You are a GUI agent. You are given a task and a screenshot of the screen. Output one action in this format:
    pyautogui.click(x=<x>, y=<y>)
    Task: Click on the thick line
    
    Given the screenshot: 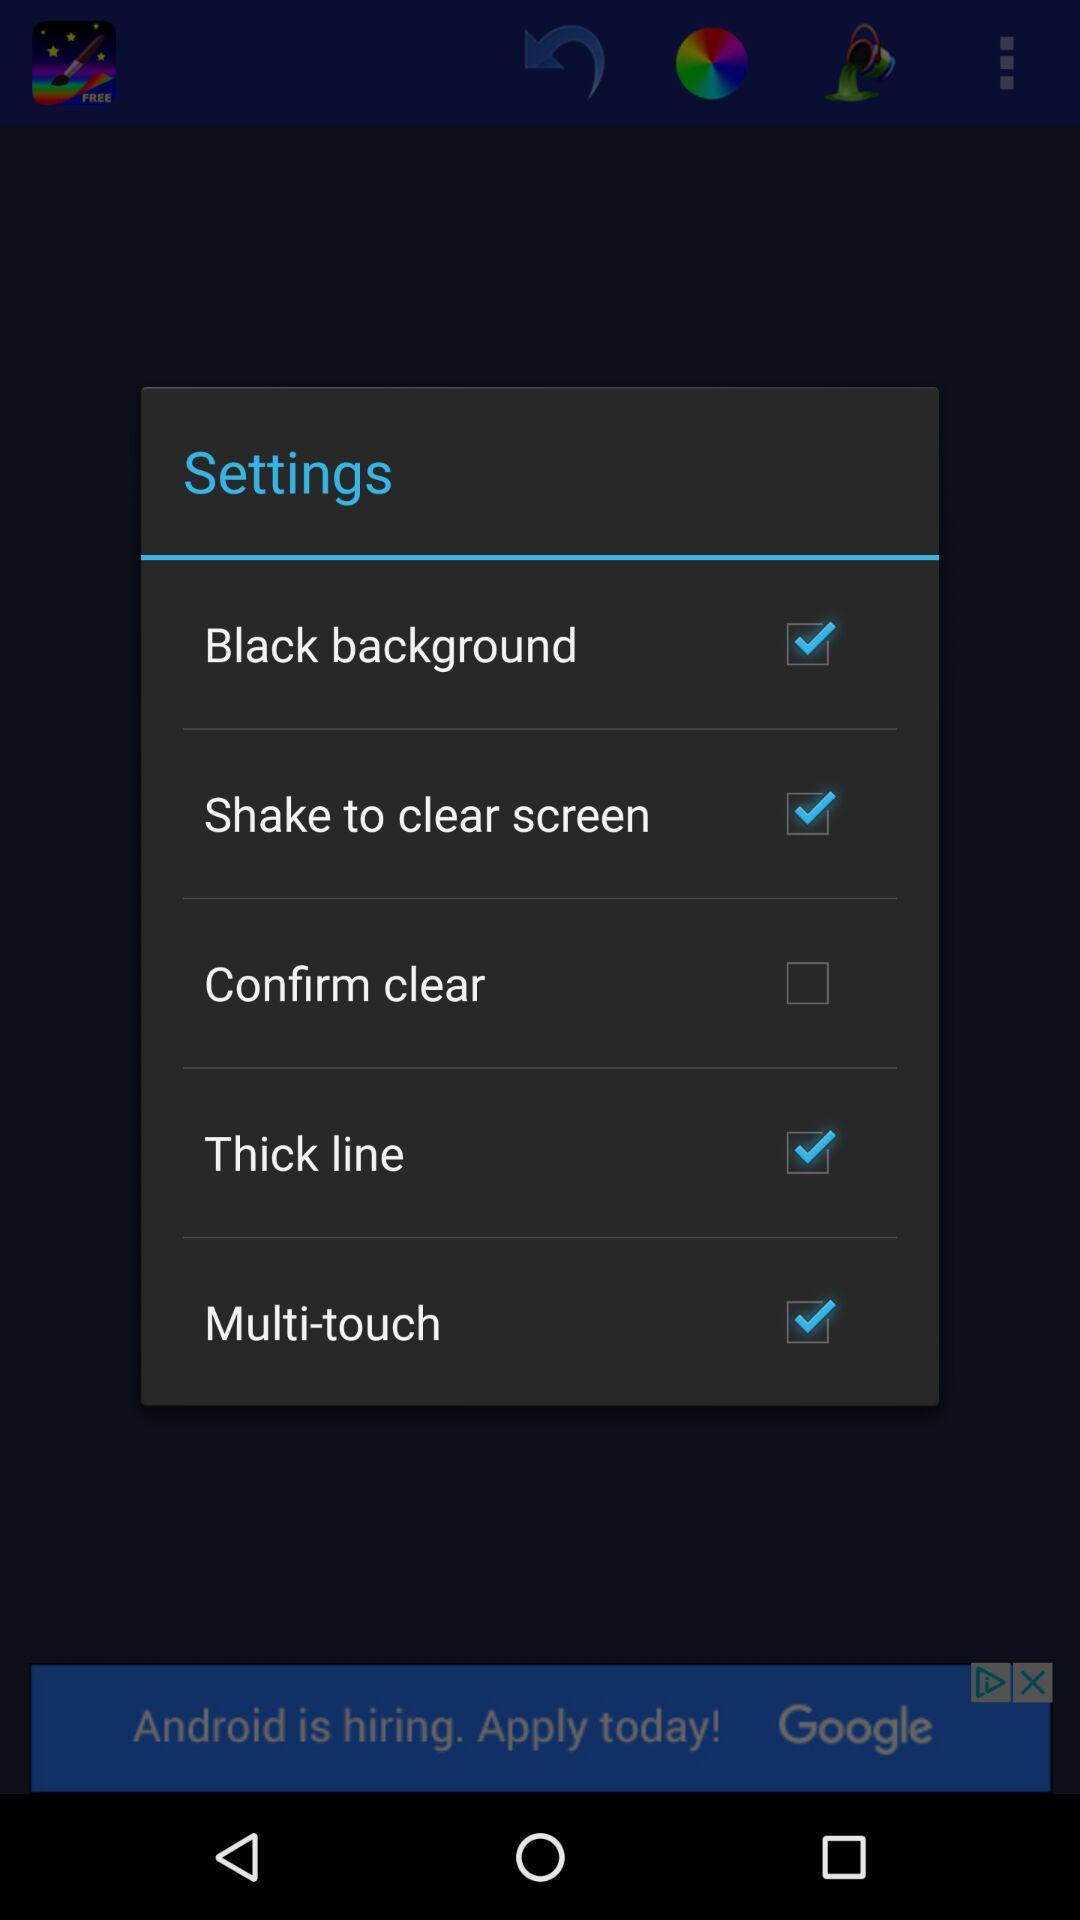 What is the action you would take?
    pyautogui.click(x=304, y=1152)
    